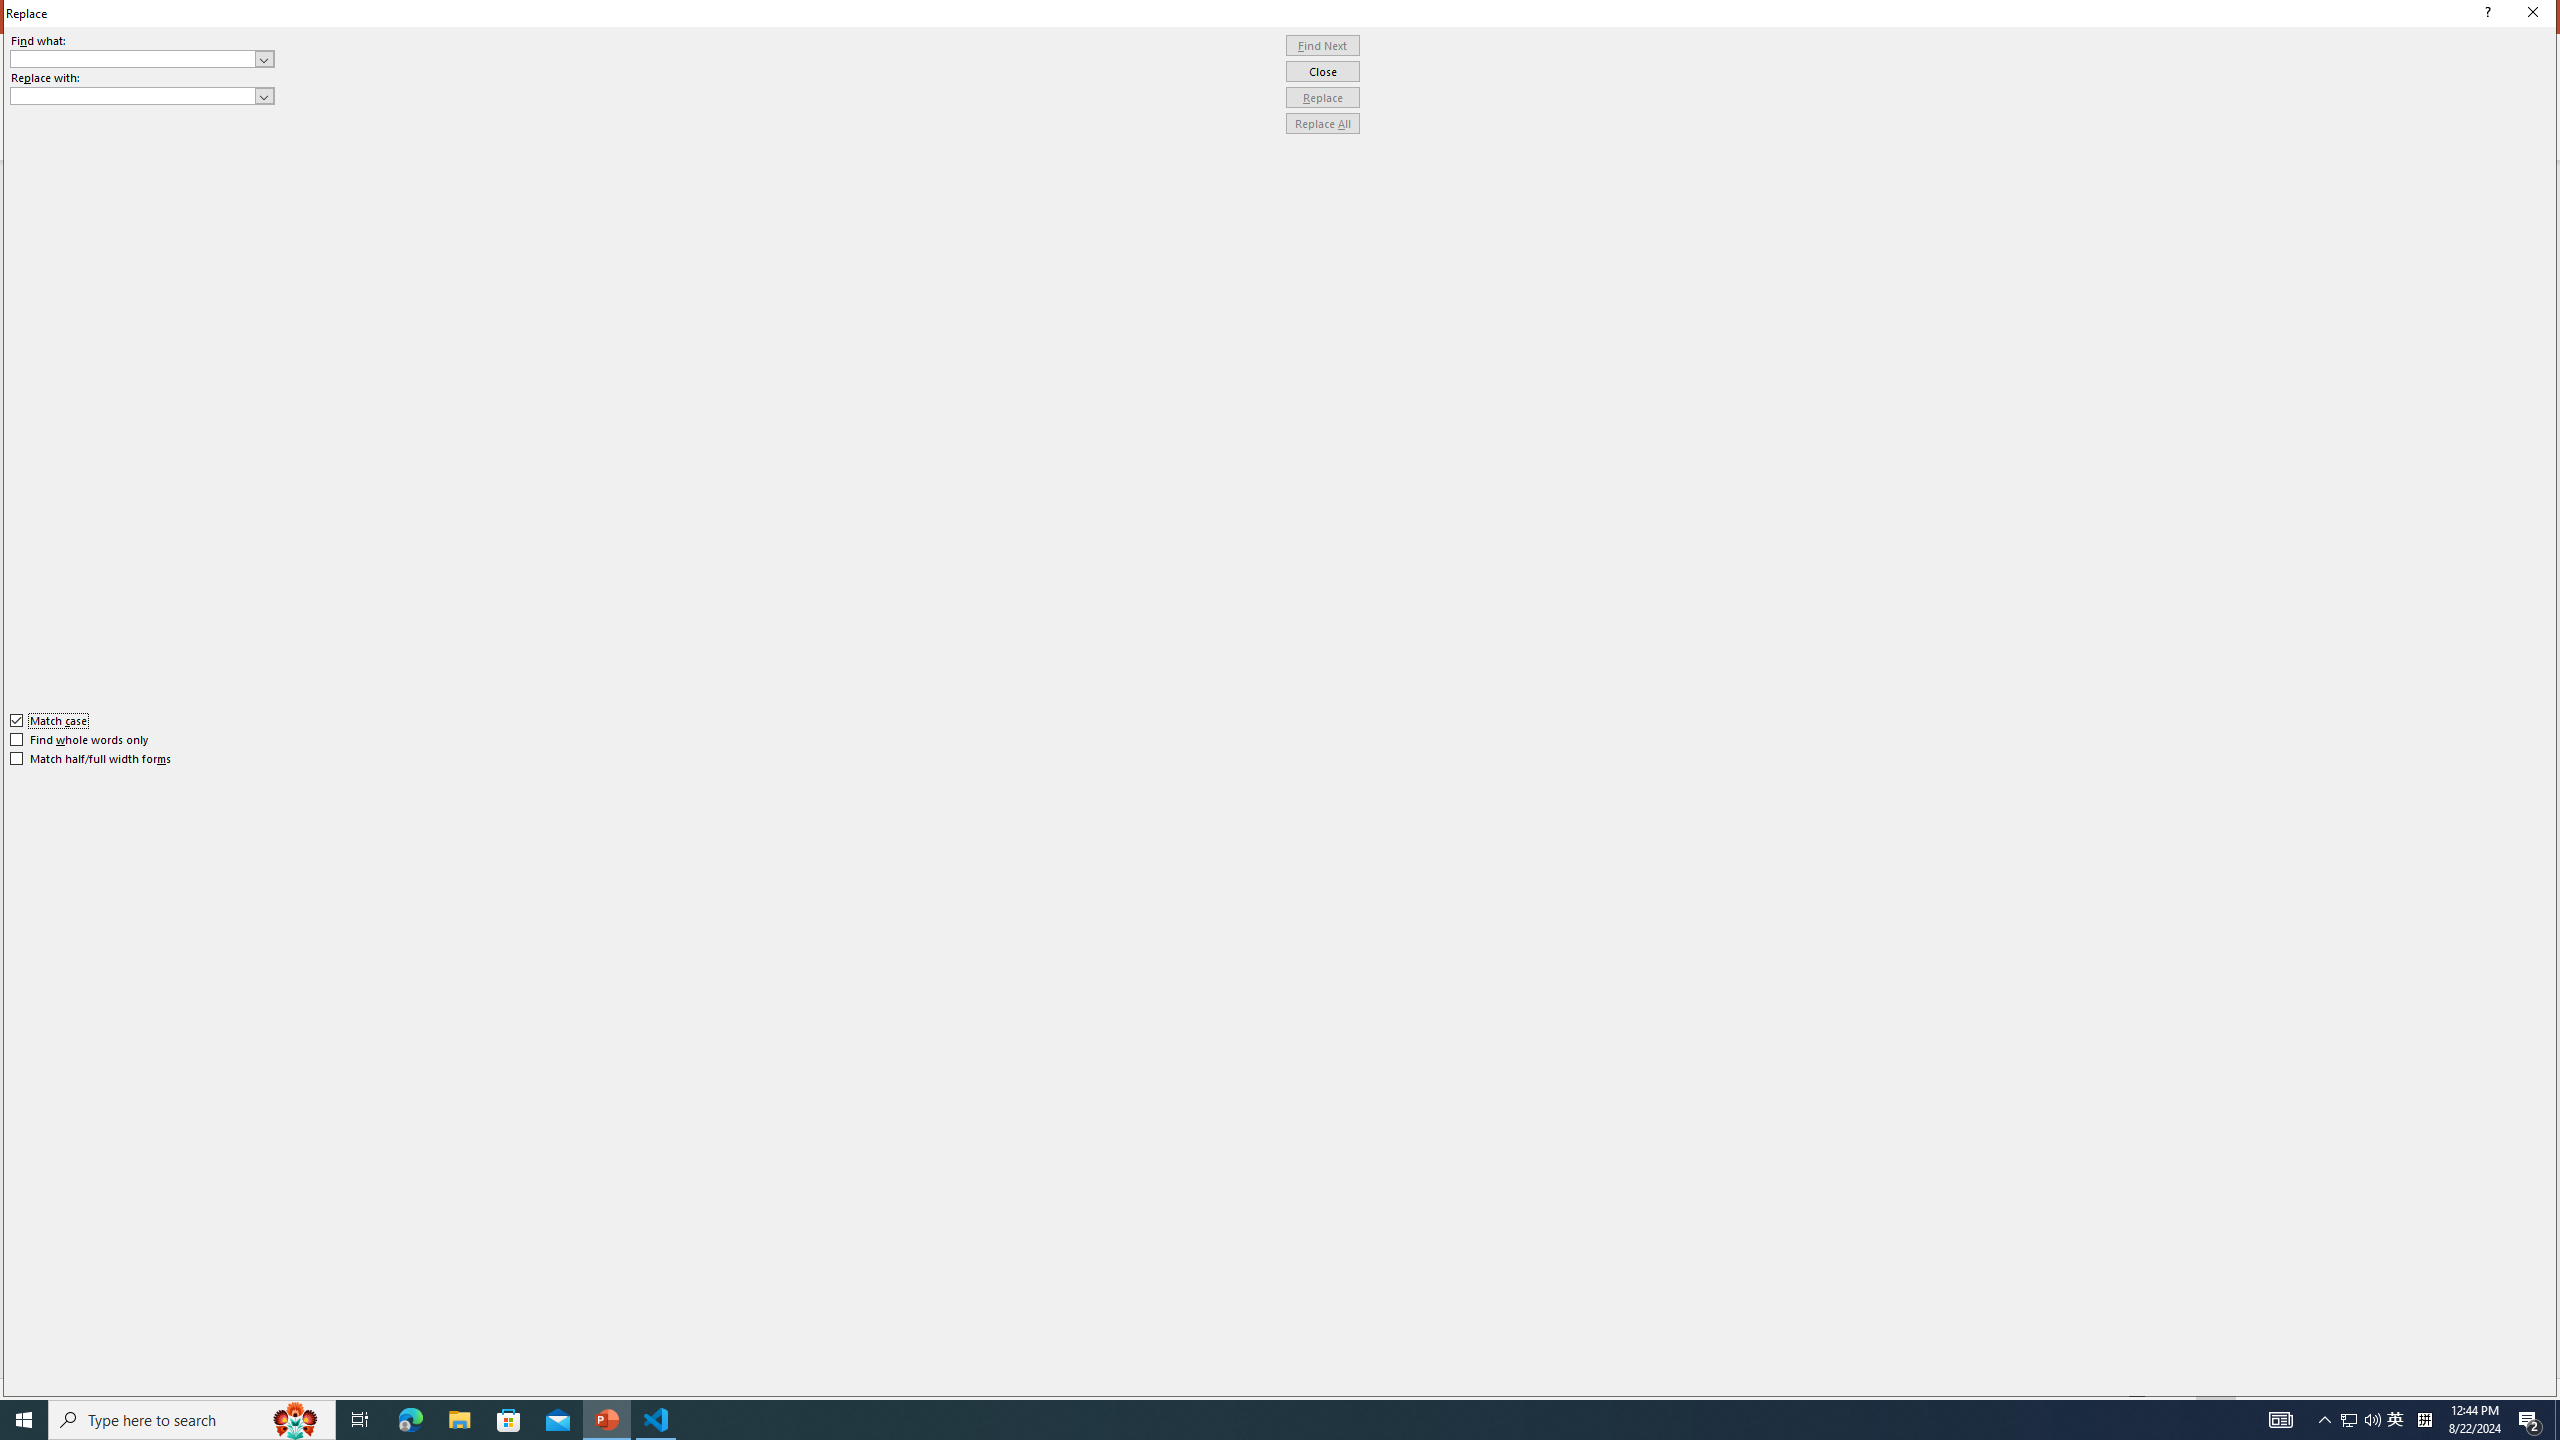 The width and height of the screenshot is (2560, 1440). Describe the element at coordinates (142, 58) in the screenshot. I see `'Find what'` at that location.